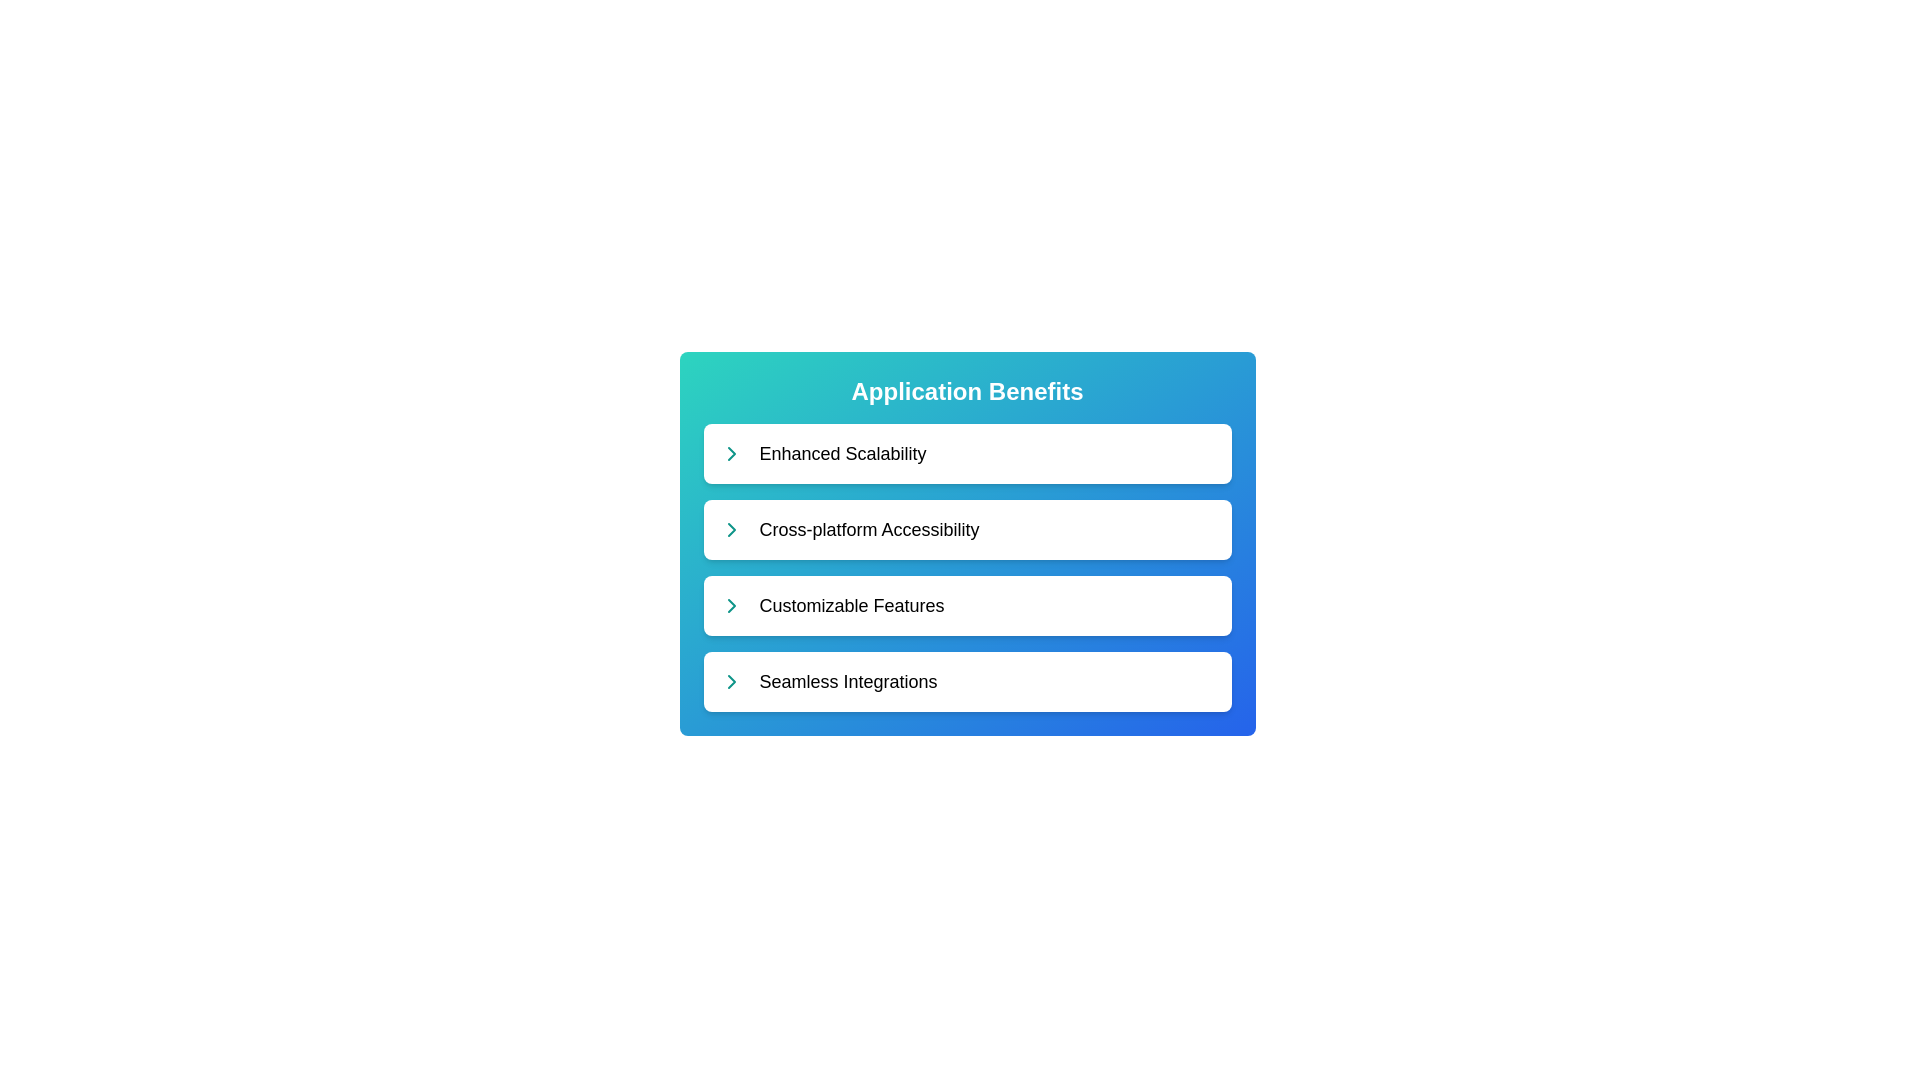 This screenshot has width=1920, height=1080. What do you see at coordinates (967, 392) in the screenshot?
I see `the bold header text reading 'Application Benefits'` at bounding box center [967, 392].